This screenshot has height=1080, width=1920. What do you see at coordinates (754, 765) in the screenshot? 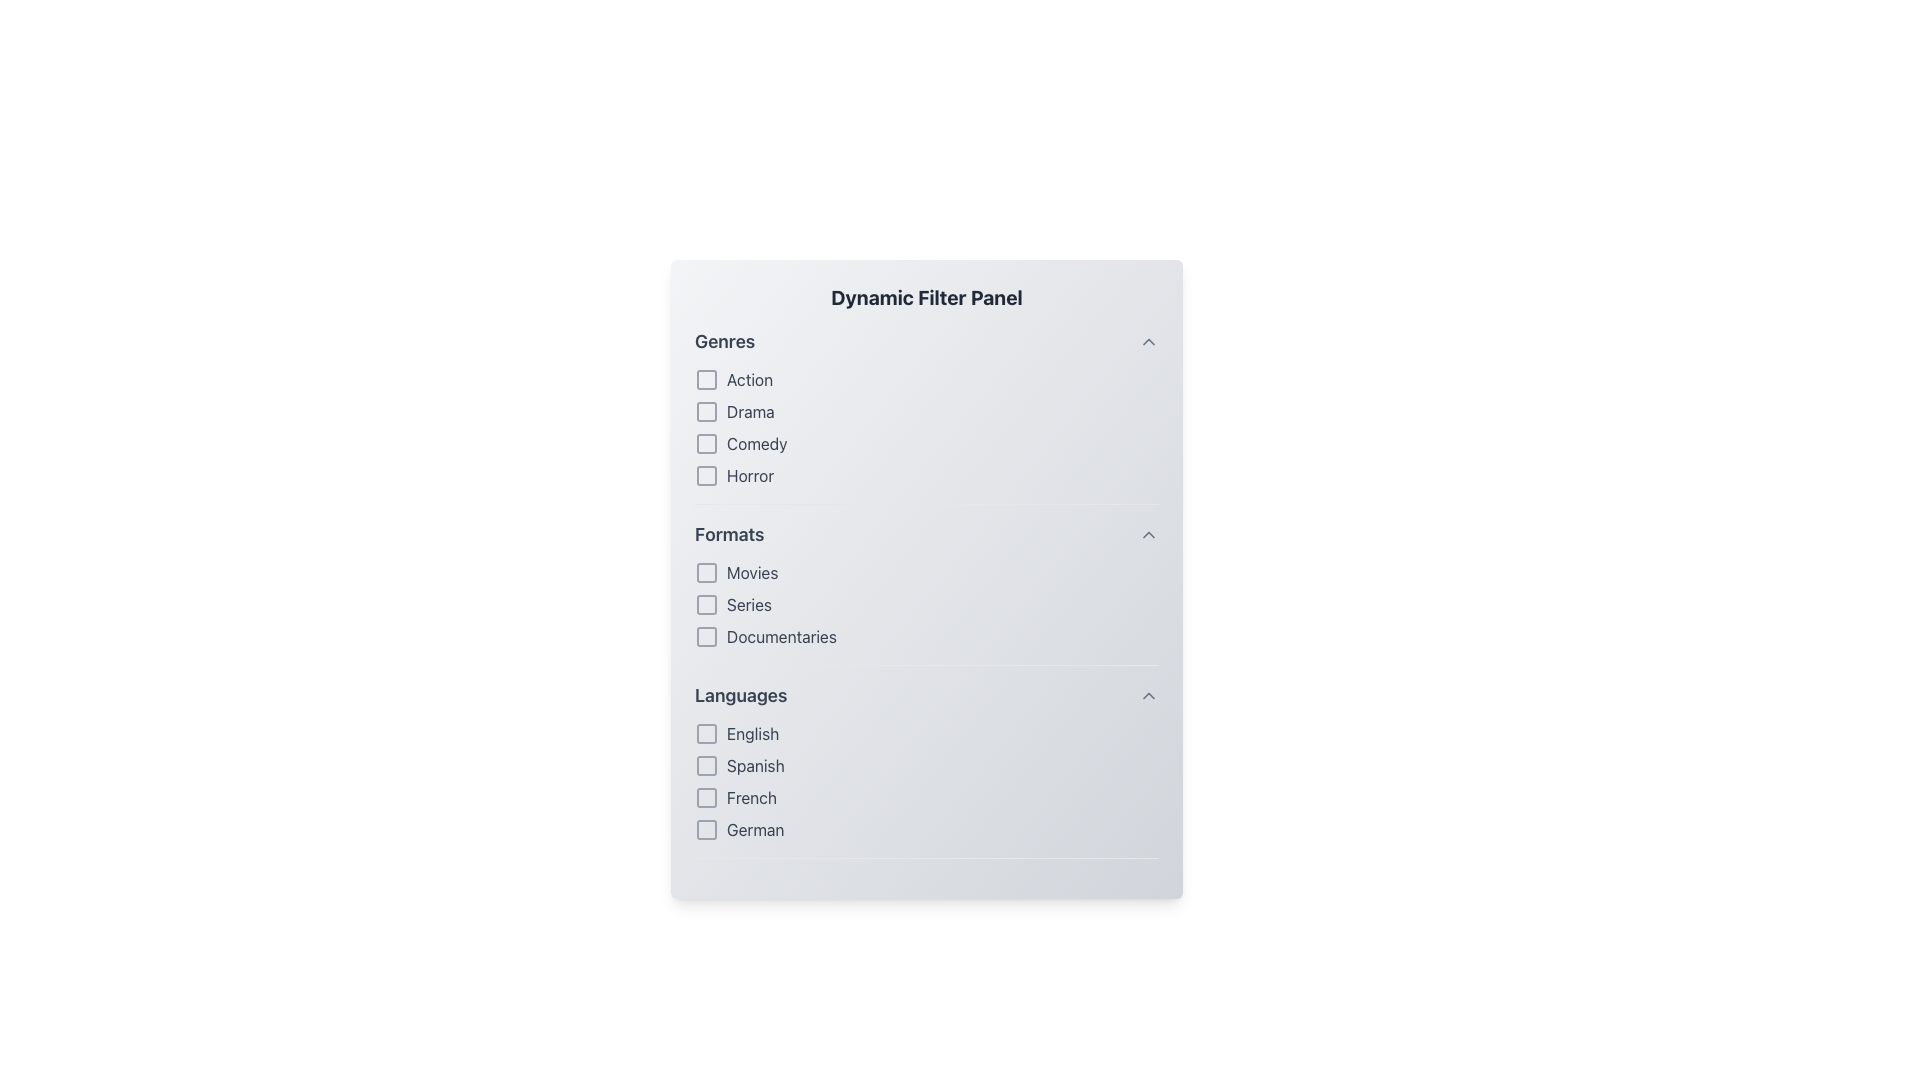
I see `the checkbox next to the 'Spanish' text label` at bounding box center [754, 765].